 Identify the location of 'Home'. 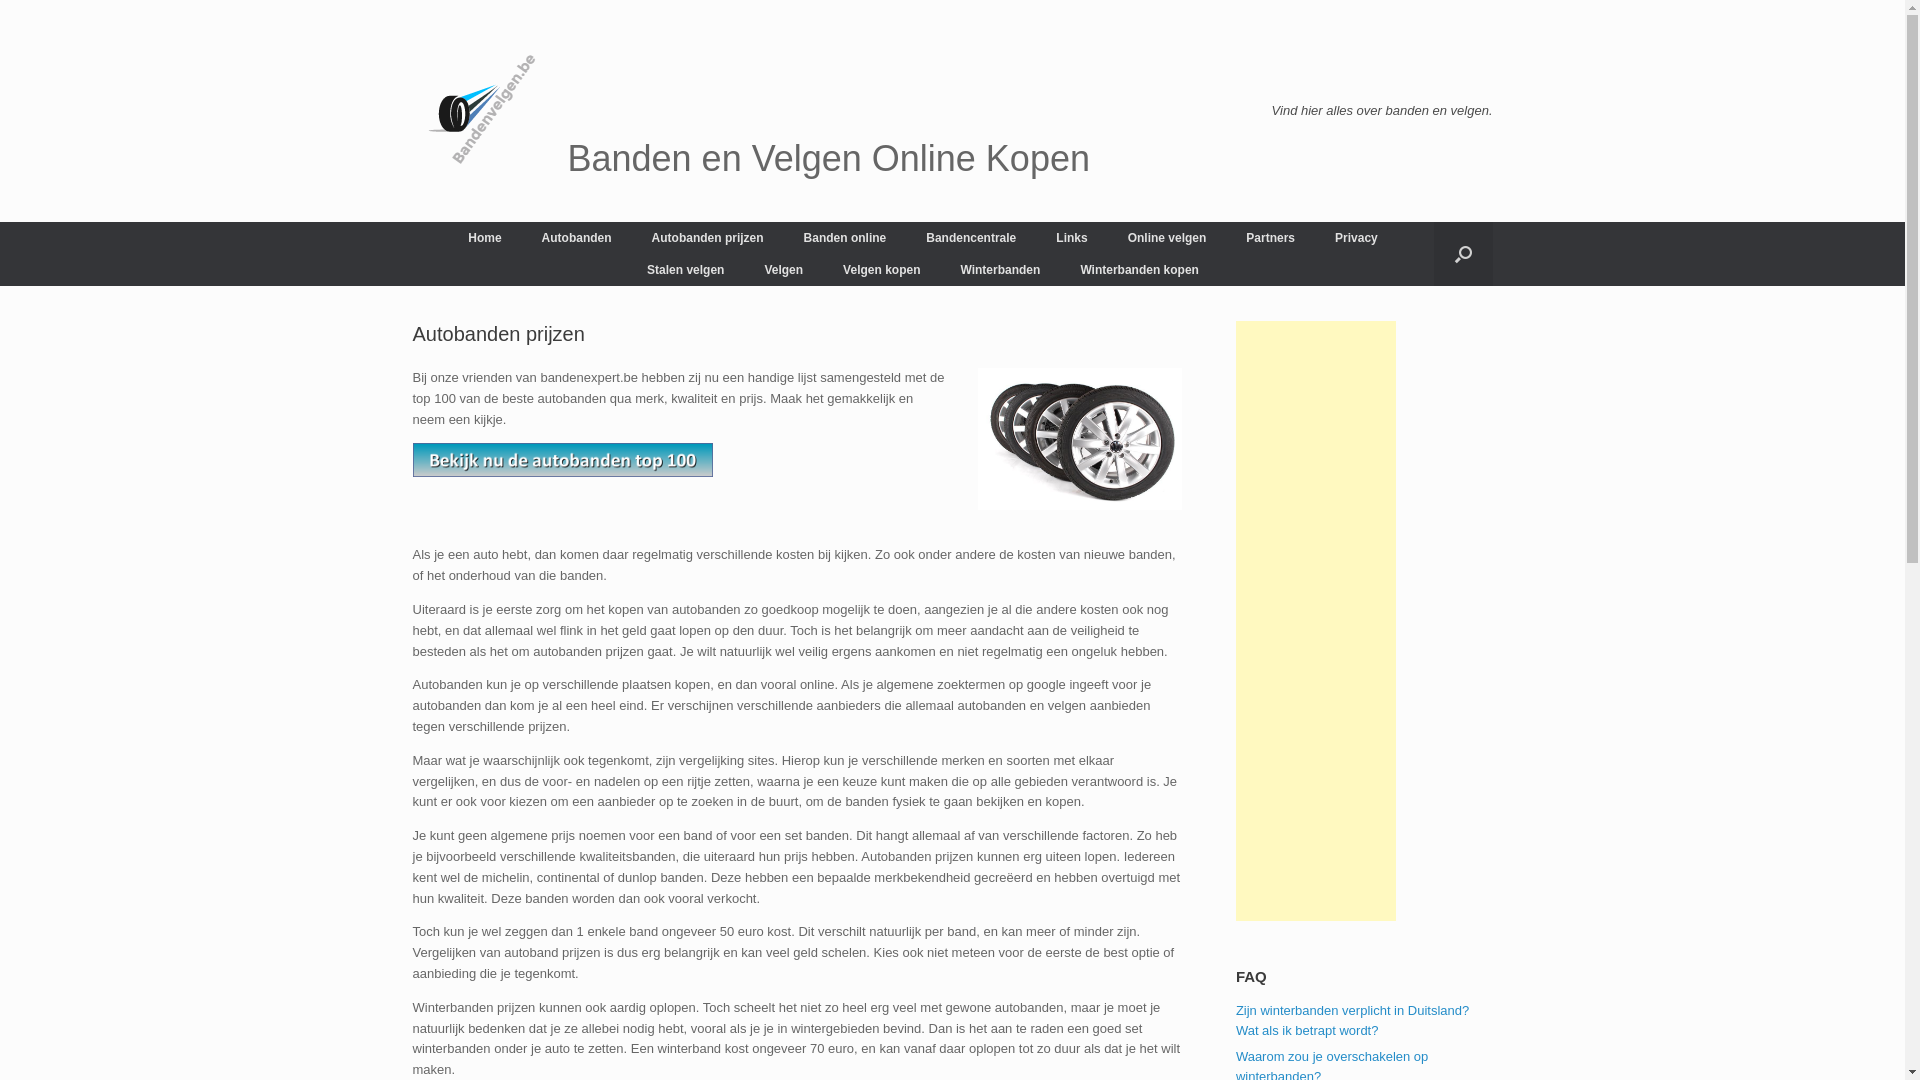
(484, 237).